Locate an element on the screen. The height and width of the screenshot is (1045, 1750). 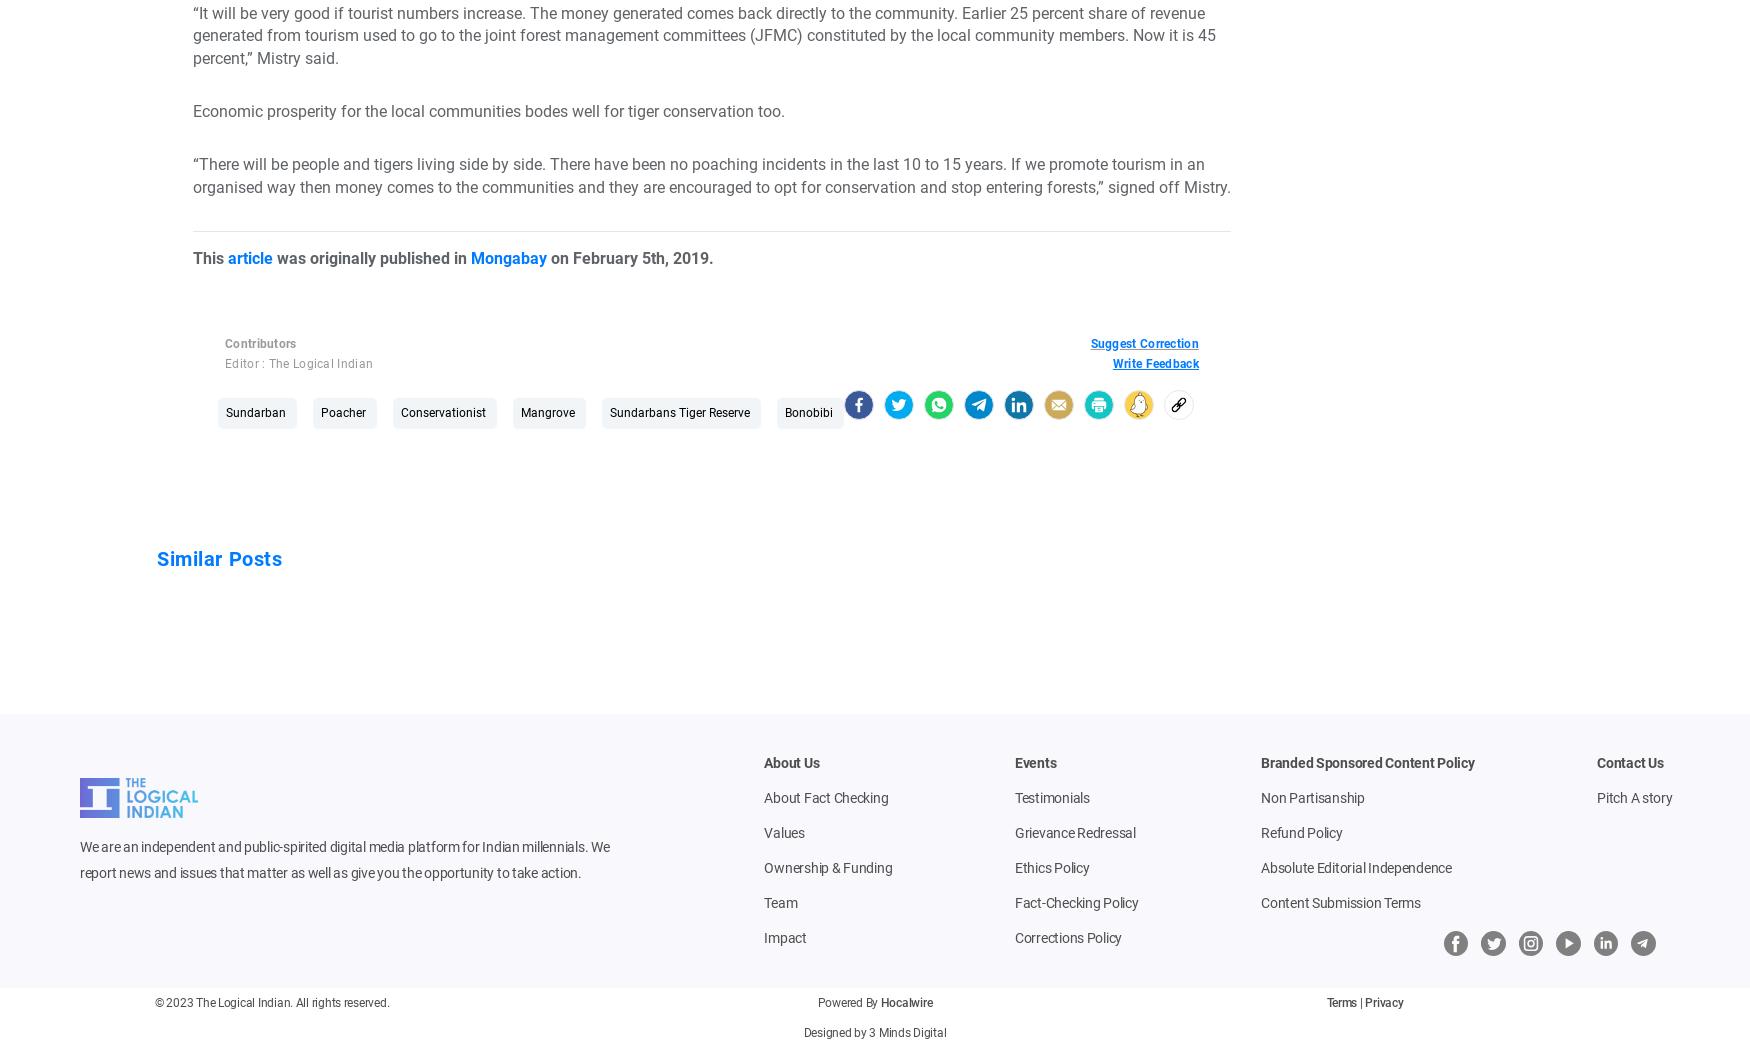
'Corrections Policy' is located at coordinates (1068, 936).